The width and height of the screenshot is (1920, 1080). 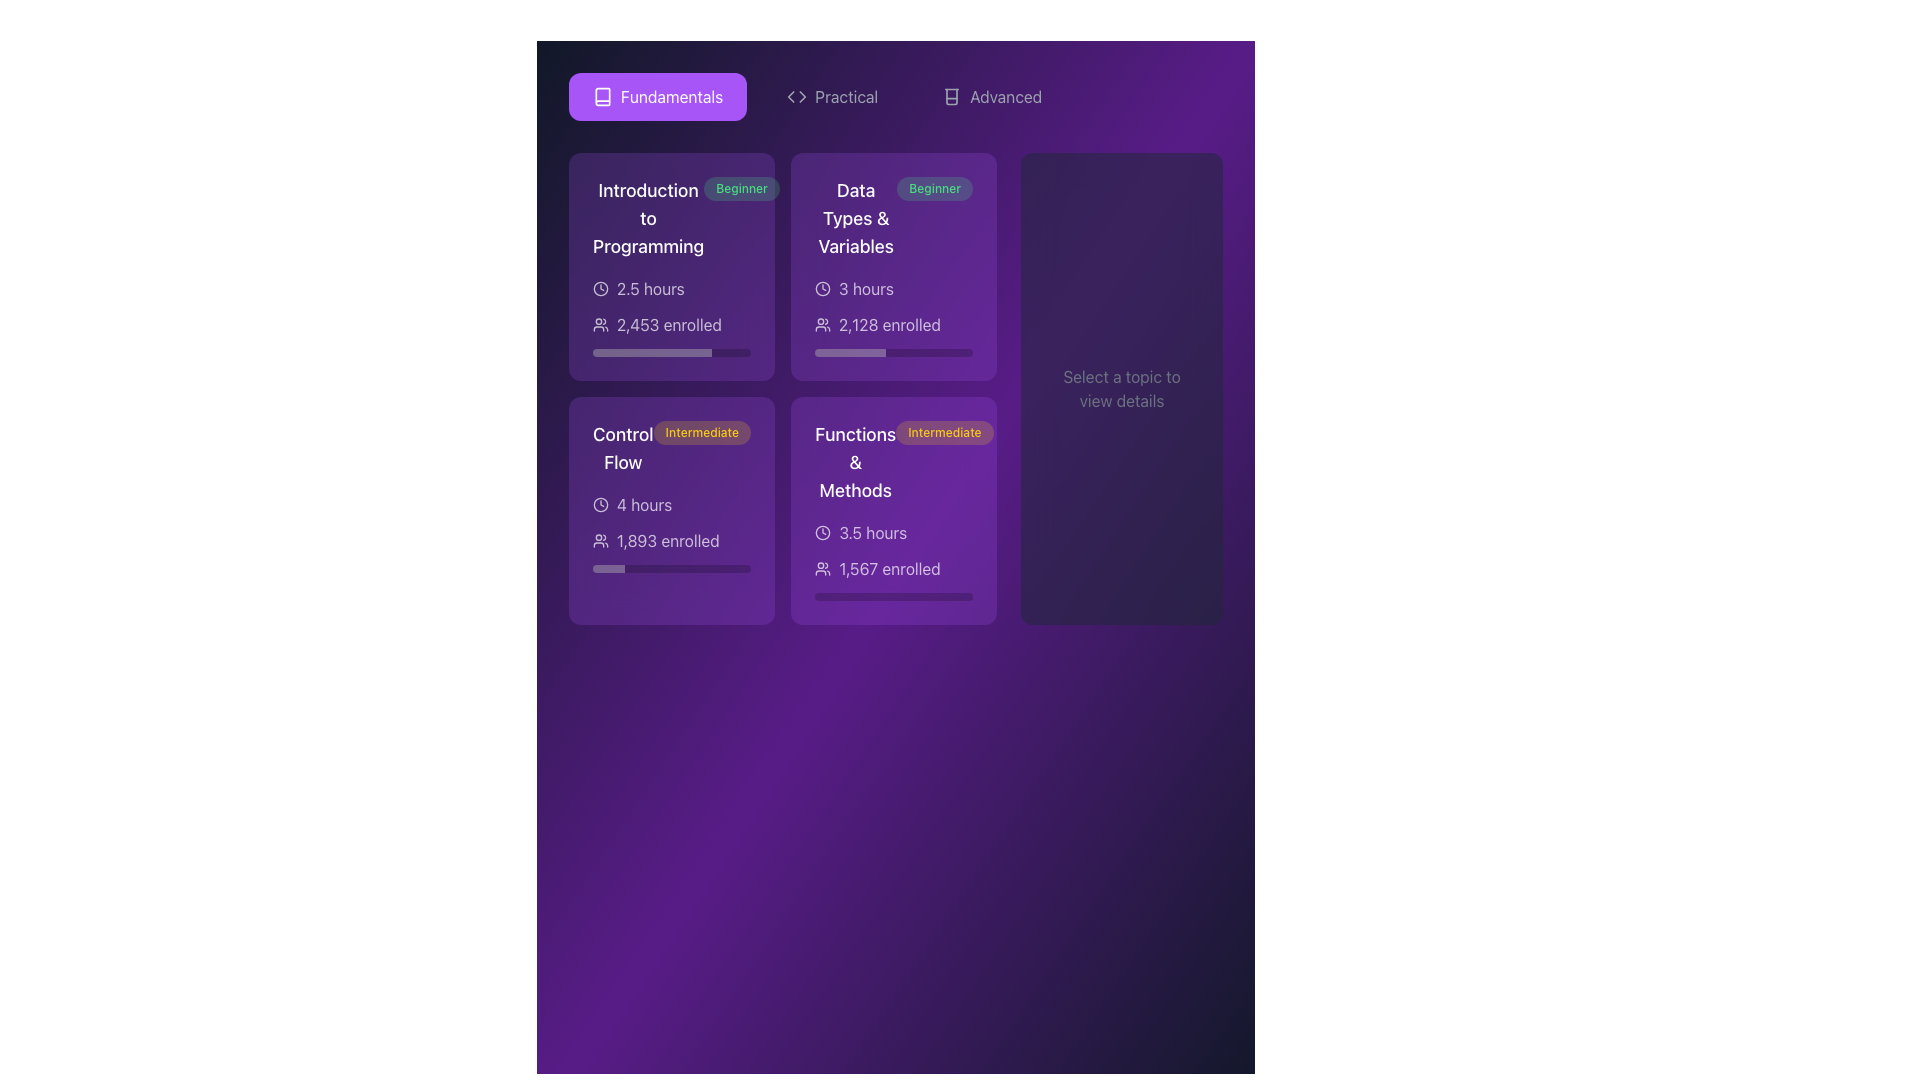 I want to click on the horizontal progress bar located within the 'Introduction to Programming' card, below the text '2,453 enrolled', so click(x=672, y=352).